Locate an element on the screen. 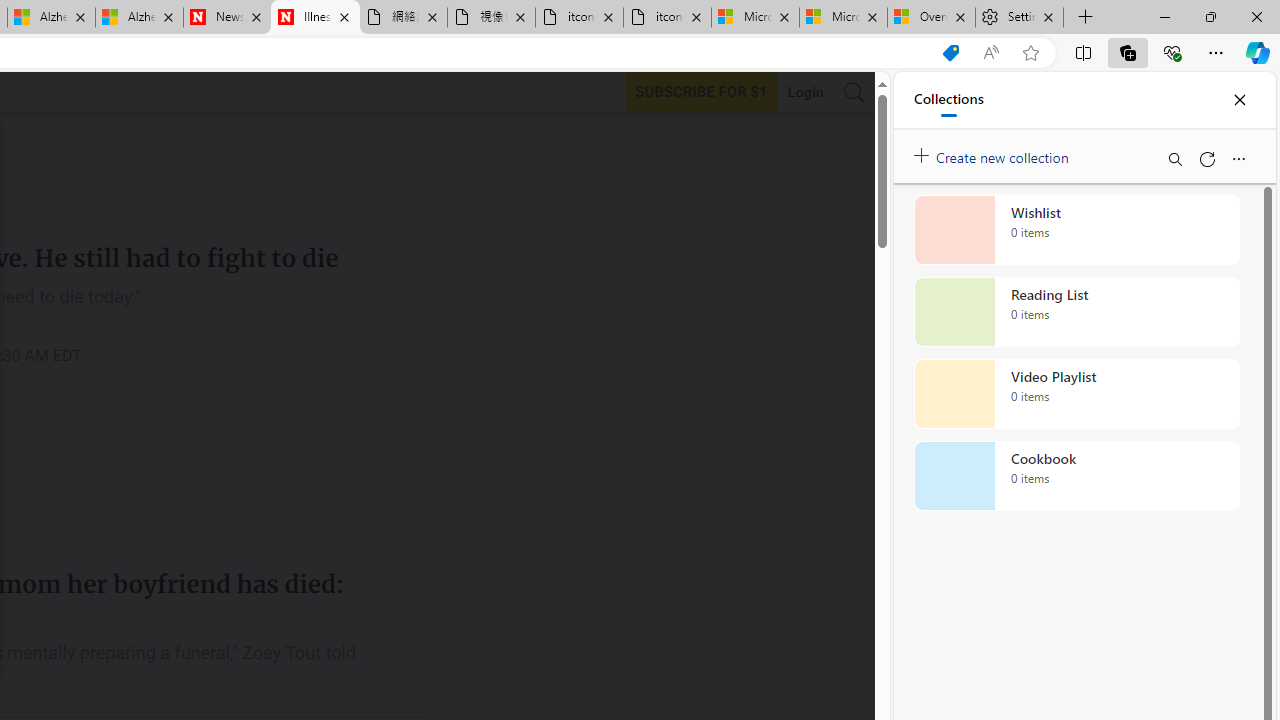 This screenshot has width=1280, height=720. 'itconcepthk.com/projector_solutions.mp4' is located at coordinates (666, 17).